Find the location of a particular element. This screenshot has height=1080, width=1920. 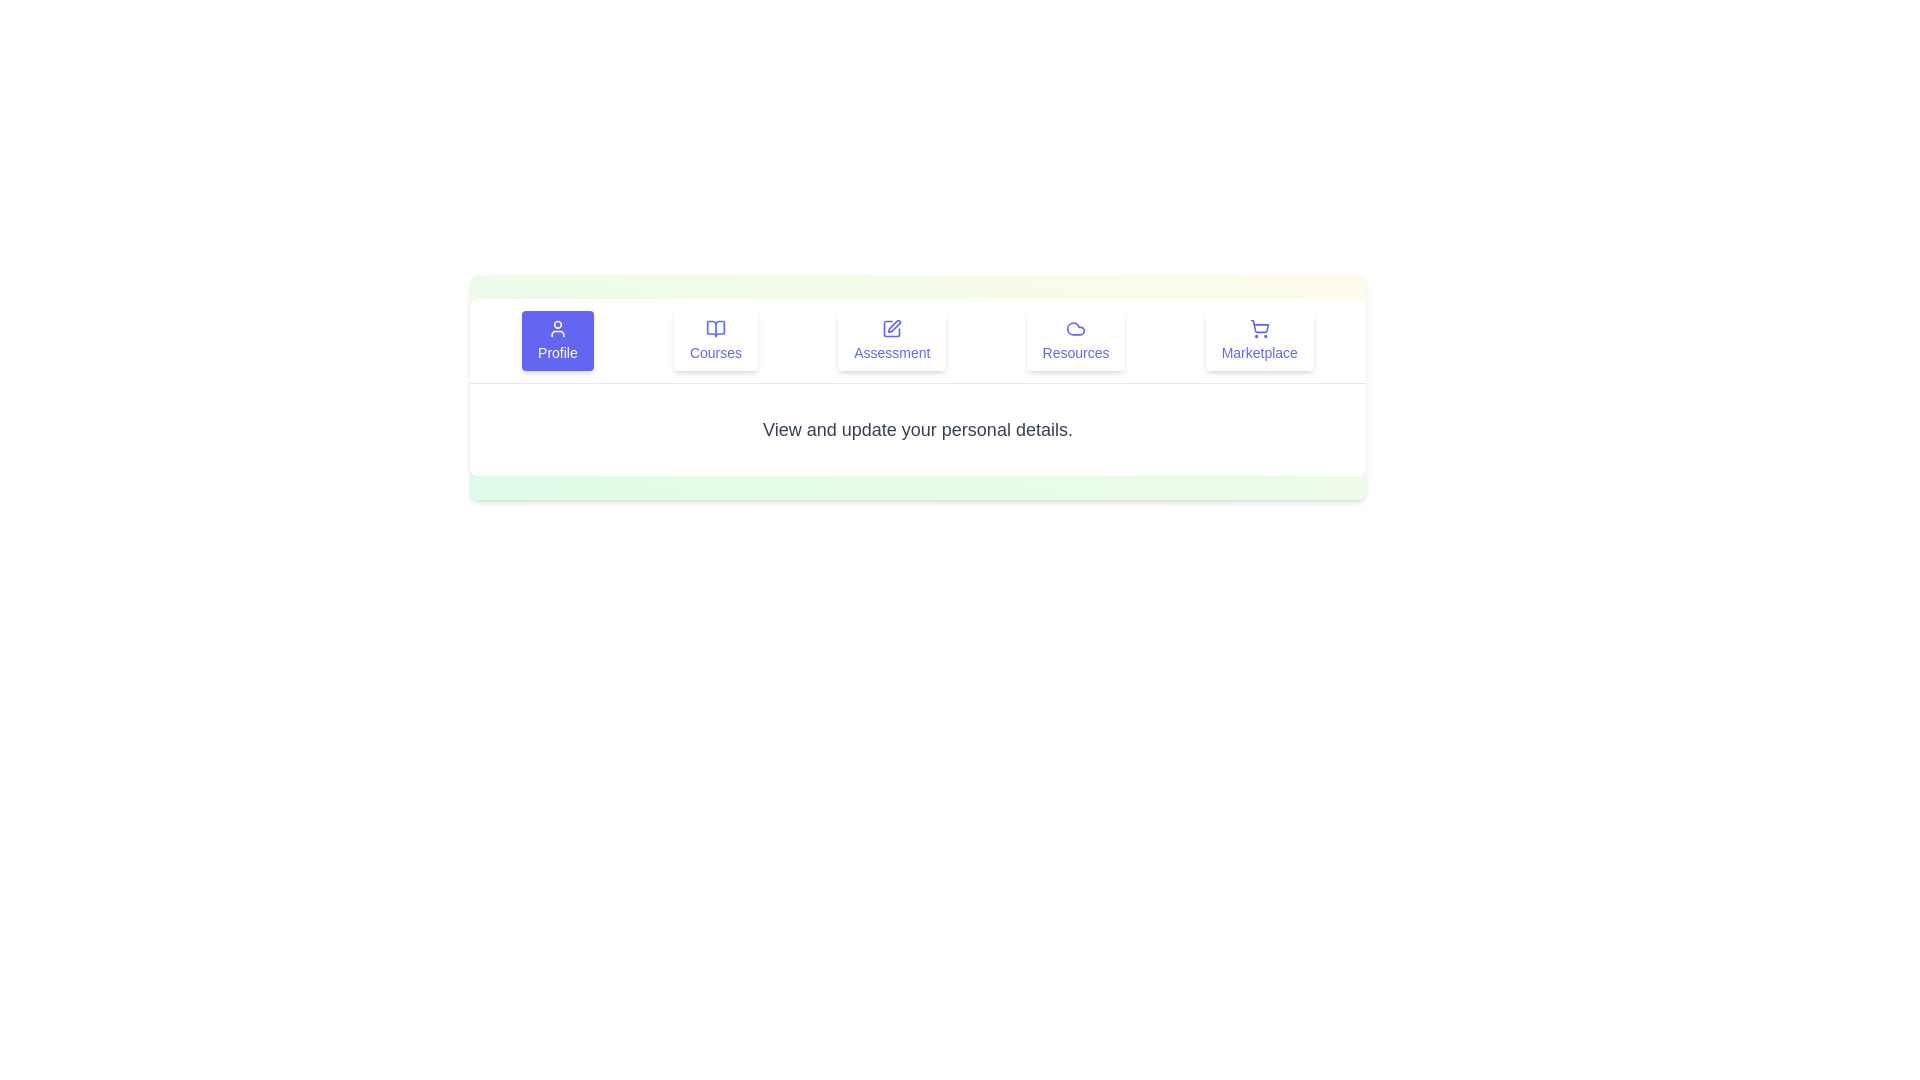

the 'Courses' text label, which is part of the navigation menu located beneath the open book icon is located at coordinates (715, 352).